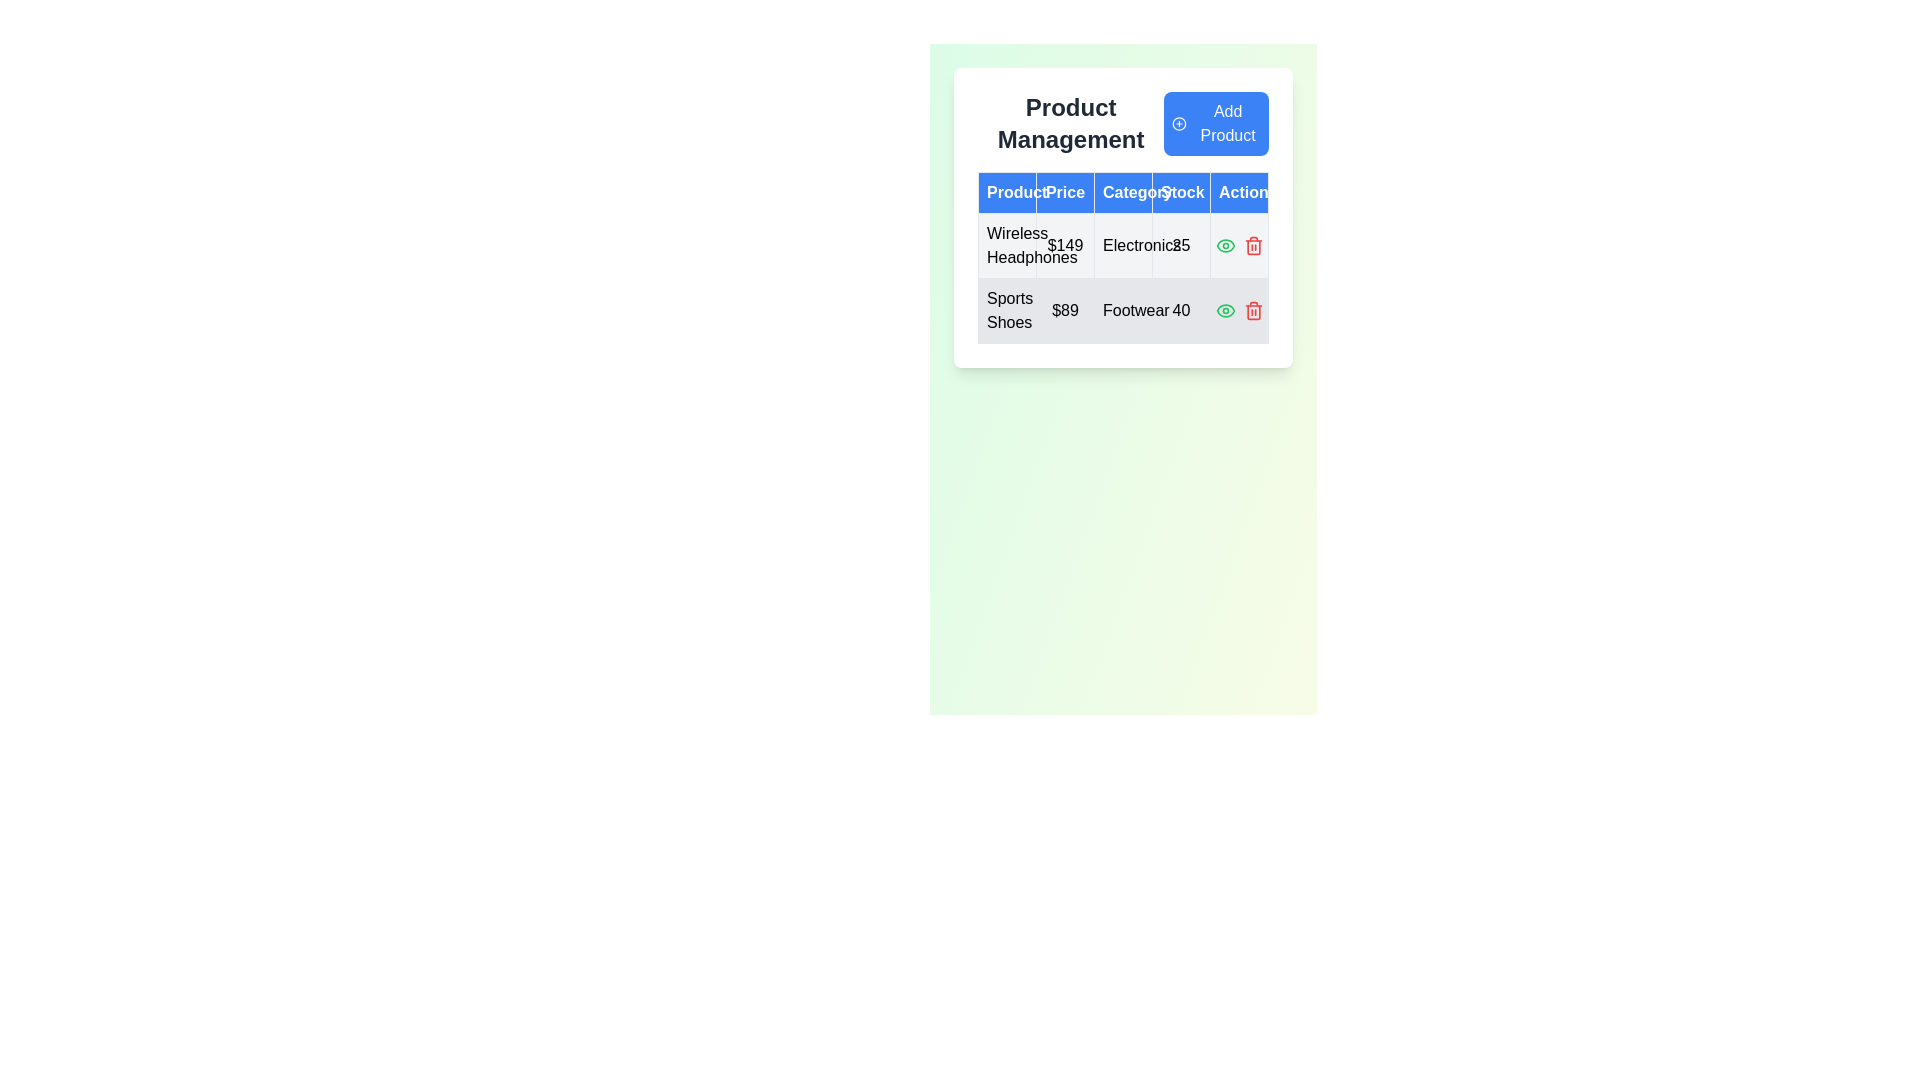 The width and height of the screenshot is (1920, 1080). Describe the element at coordinates (1064, 192) in the screenshot. I see `text from the Table Header Cell that represents the Price values in the data table, located at the second position from the left, between 'Product' and 'Category'` at that location.